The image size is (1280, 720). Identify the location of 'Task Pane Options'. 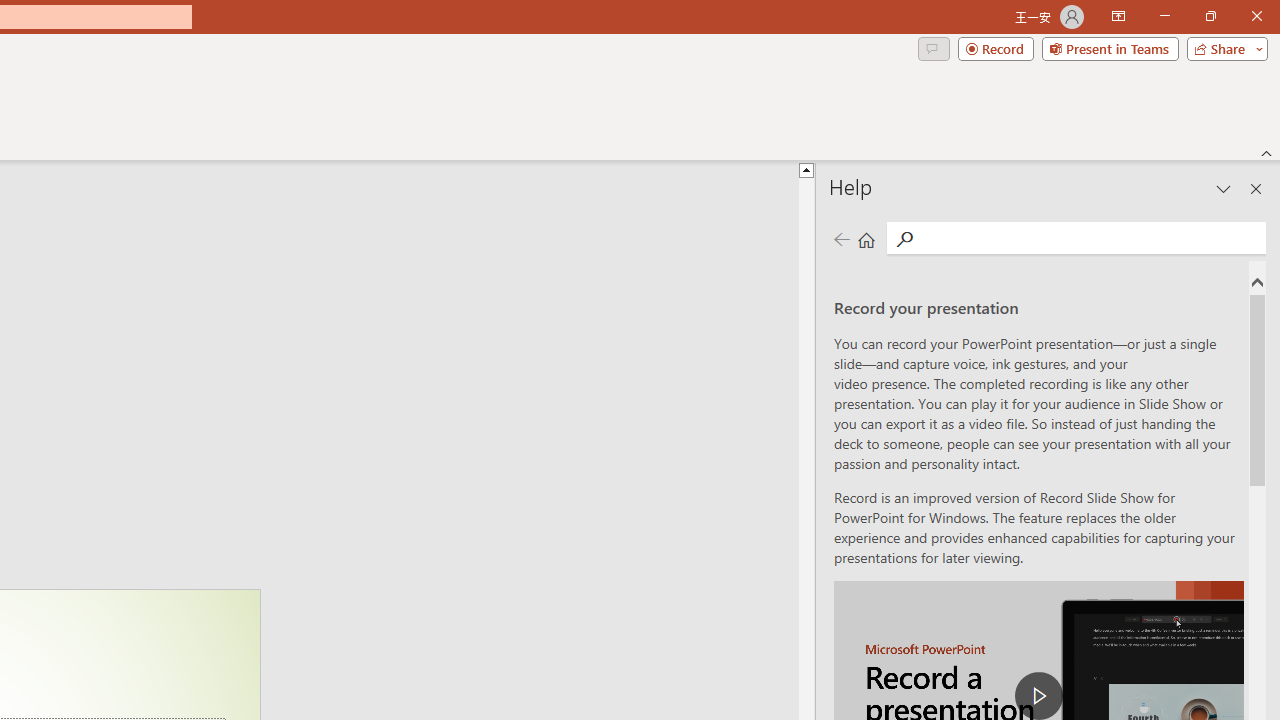
(1223, 189).